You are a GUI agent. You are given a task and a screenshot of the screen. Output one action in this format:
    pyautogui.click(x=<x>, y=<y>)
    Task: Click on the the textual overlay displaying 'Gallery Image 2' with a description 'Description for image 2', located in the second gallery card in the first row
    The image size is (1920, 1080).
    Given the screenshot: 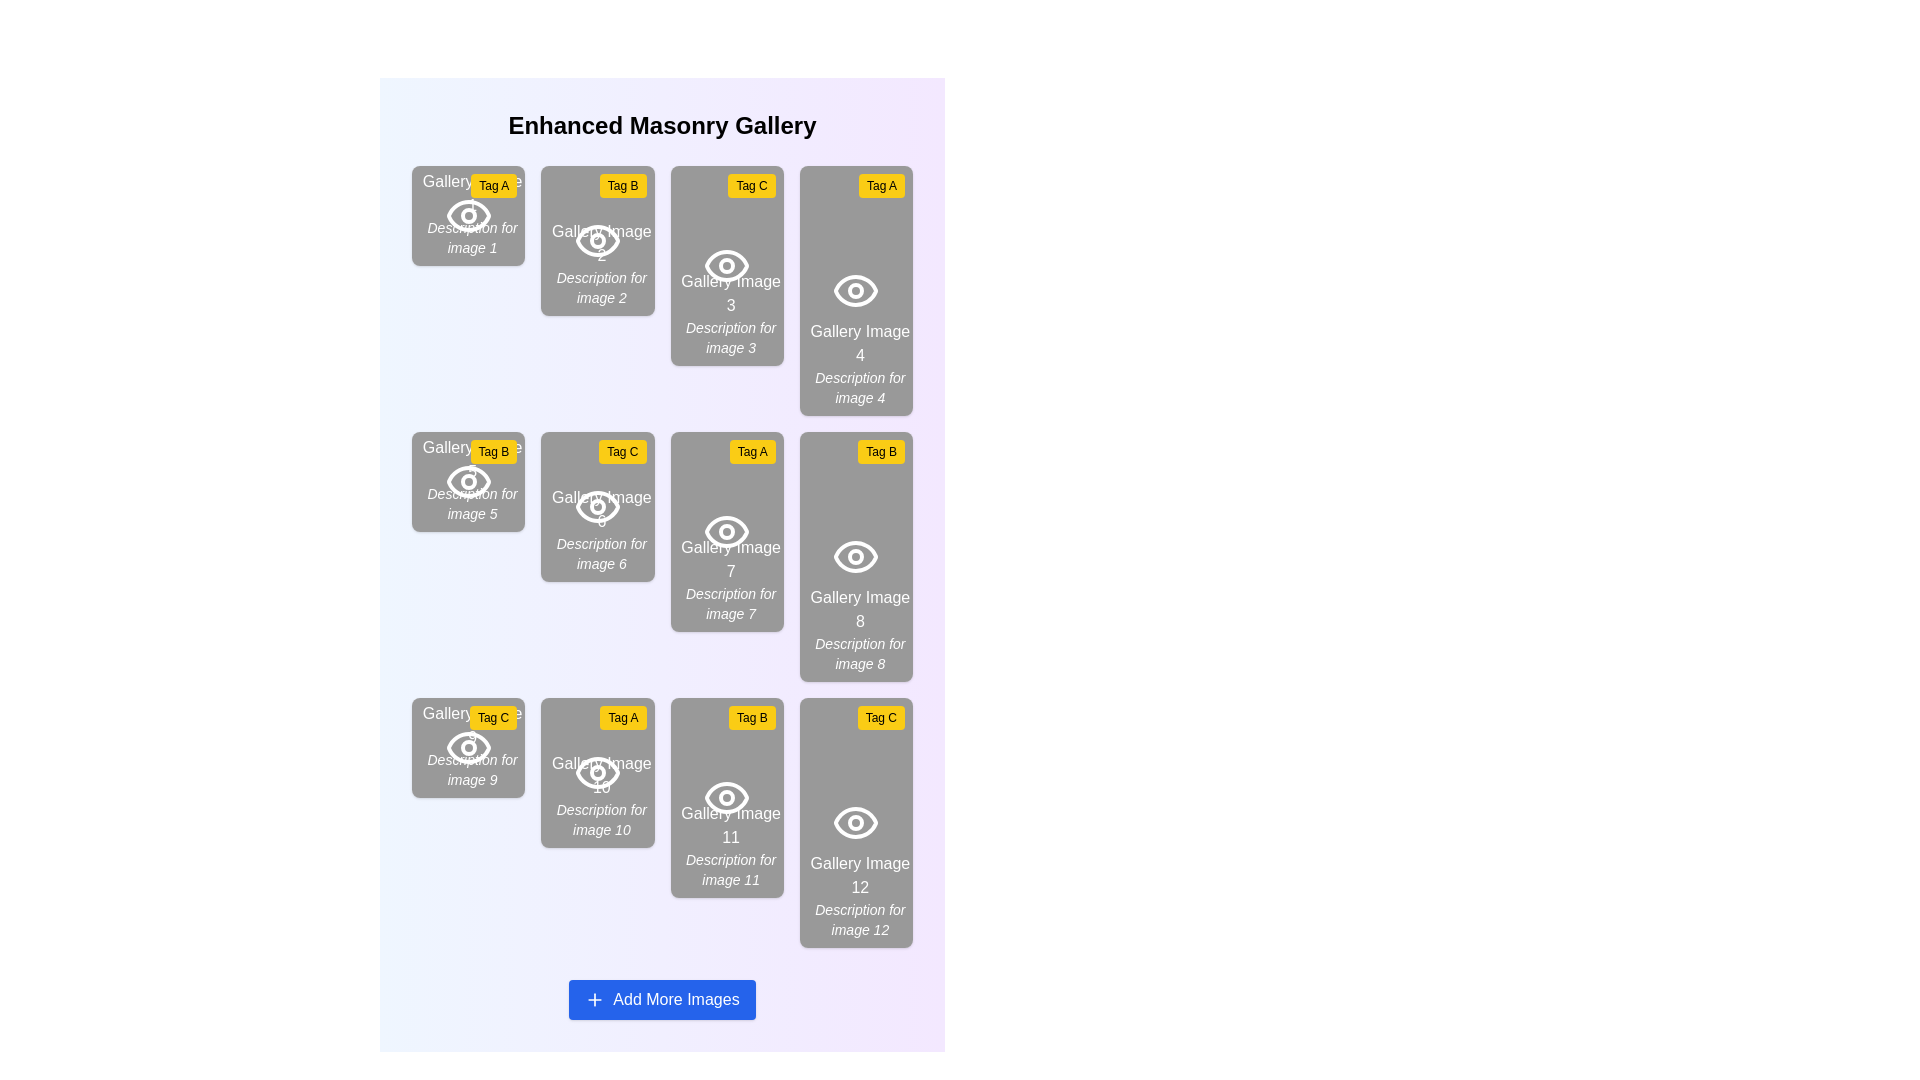 What is the action you would take?
    pyautogui.click(x=600, y=262)
    